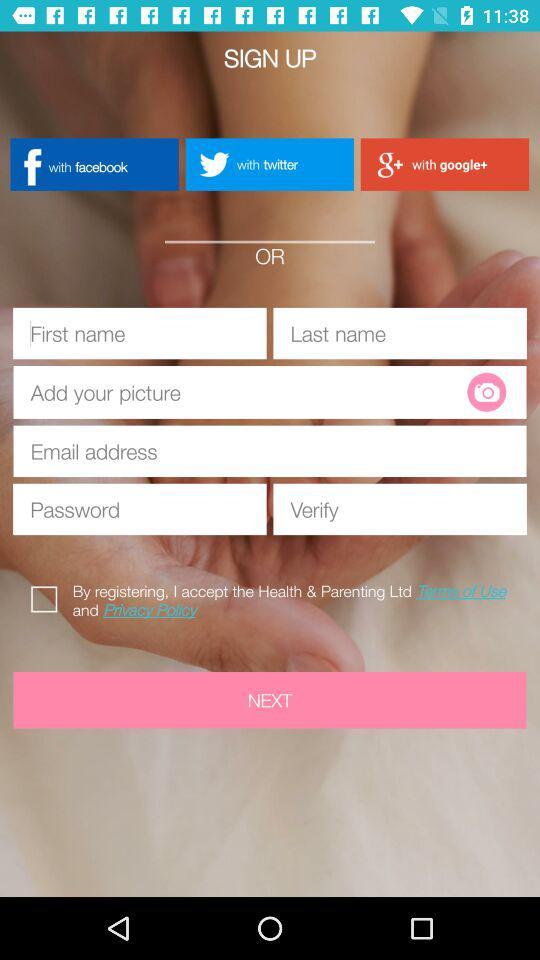  Describe the element at coordinates (248, 391) in the screenshot. I see `shows empty box` at that location.